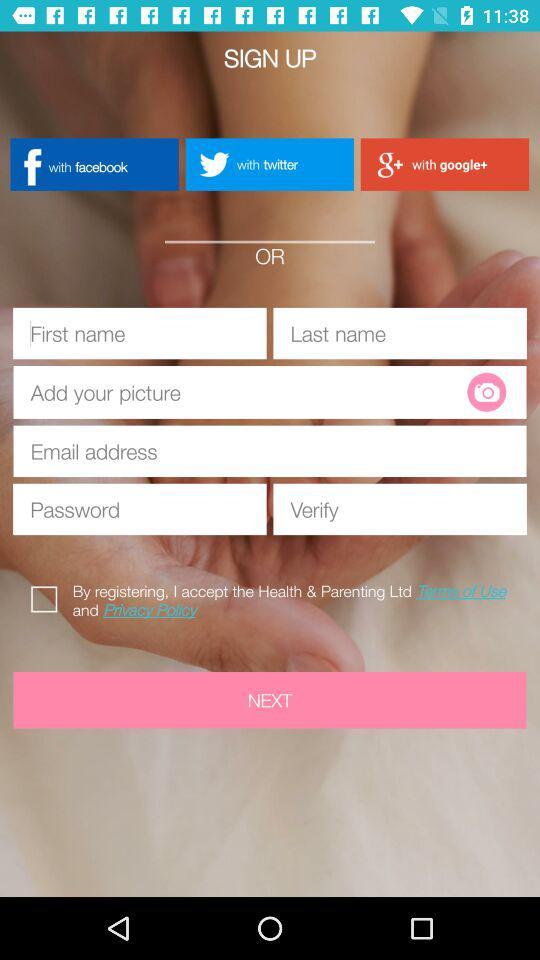  Describe the element at coordinates (248, 391) in the screenshot. I see `shows empty box` at that location.